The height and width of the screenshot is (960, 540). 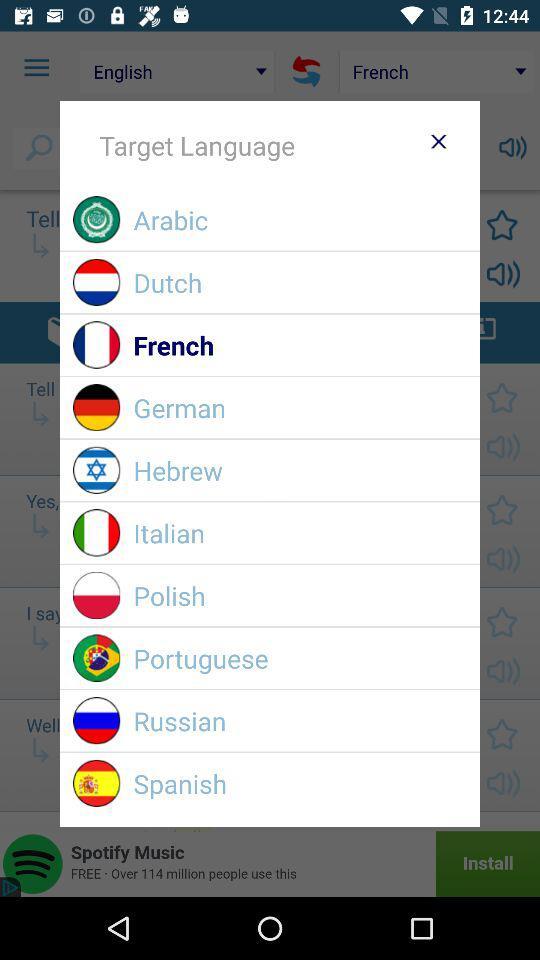 What do you see at coordinates (437, 140) in the screenshot?
I see `tab` at bounding box center [437, 140].